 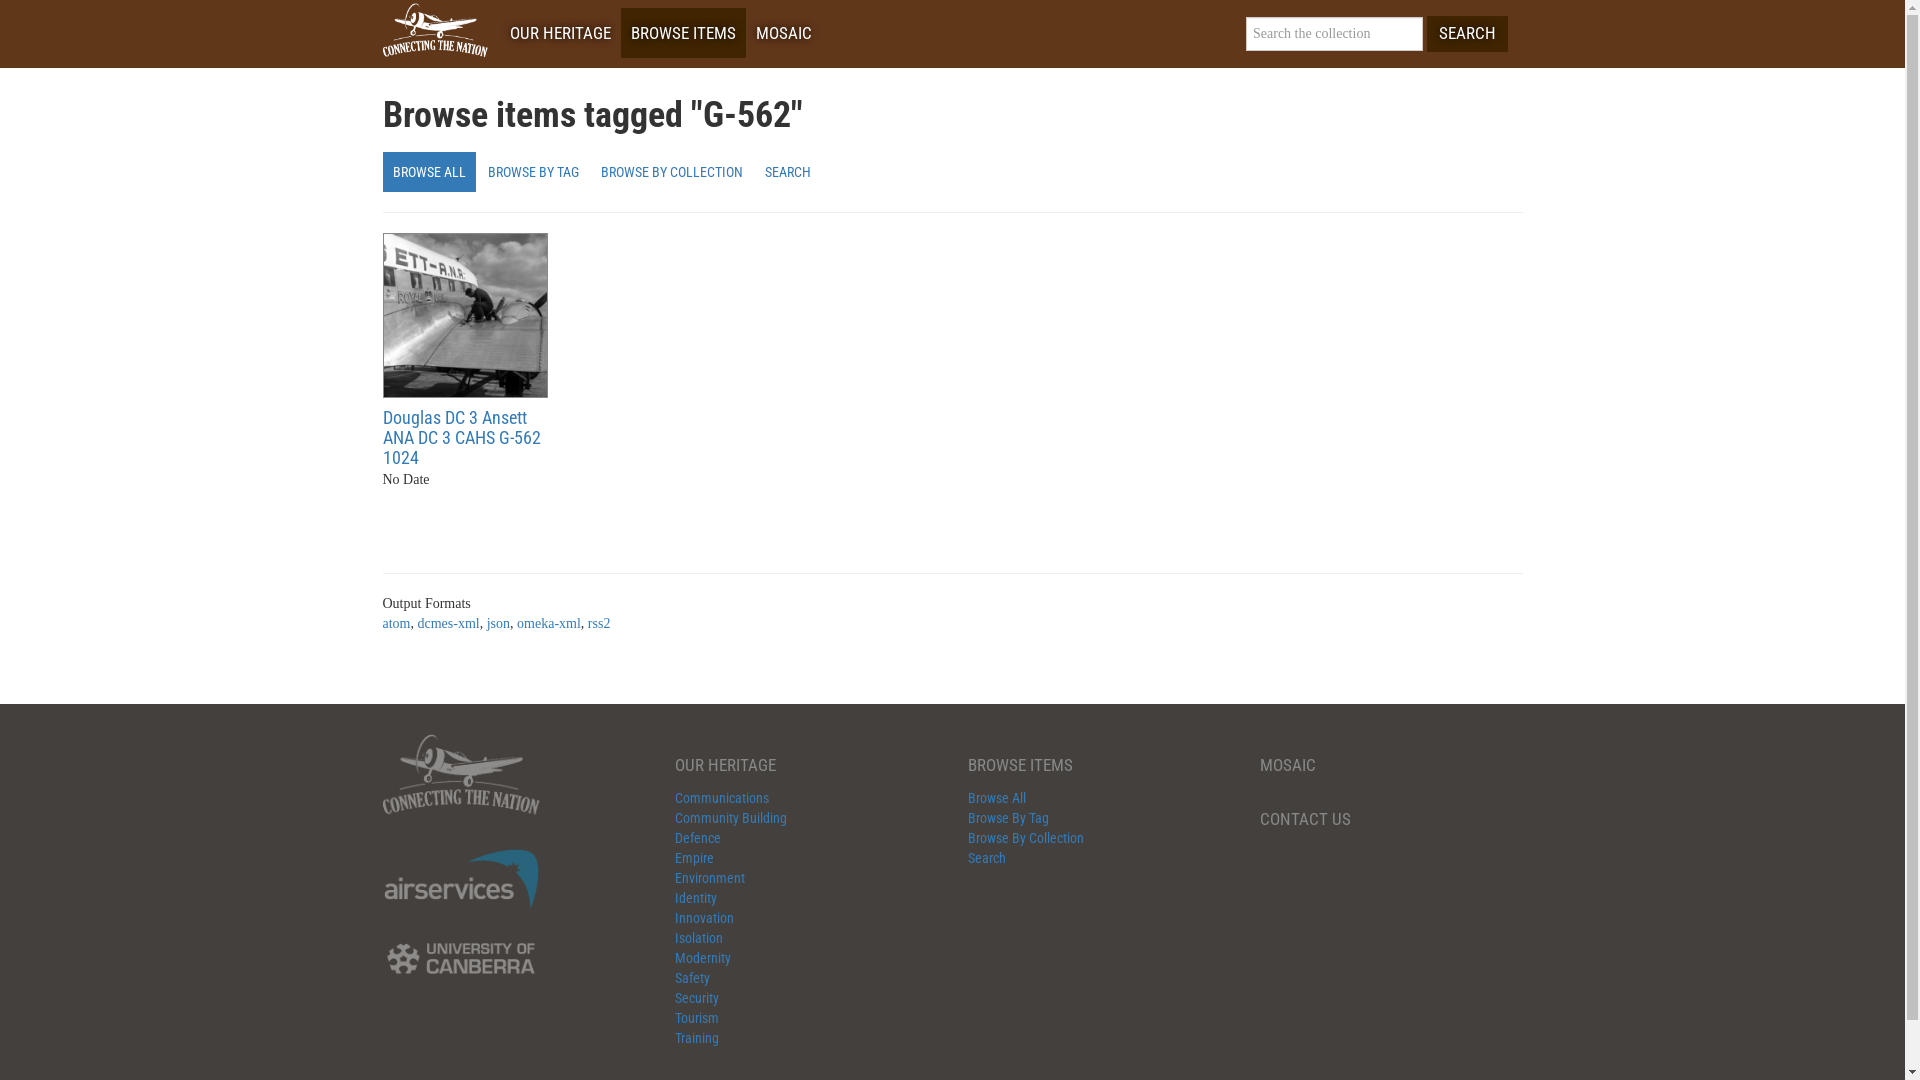 What do you see at coordinates (696, 1018) in the screenshot?
I see `'Tourism'` at bounding box center [696, 1018].